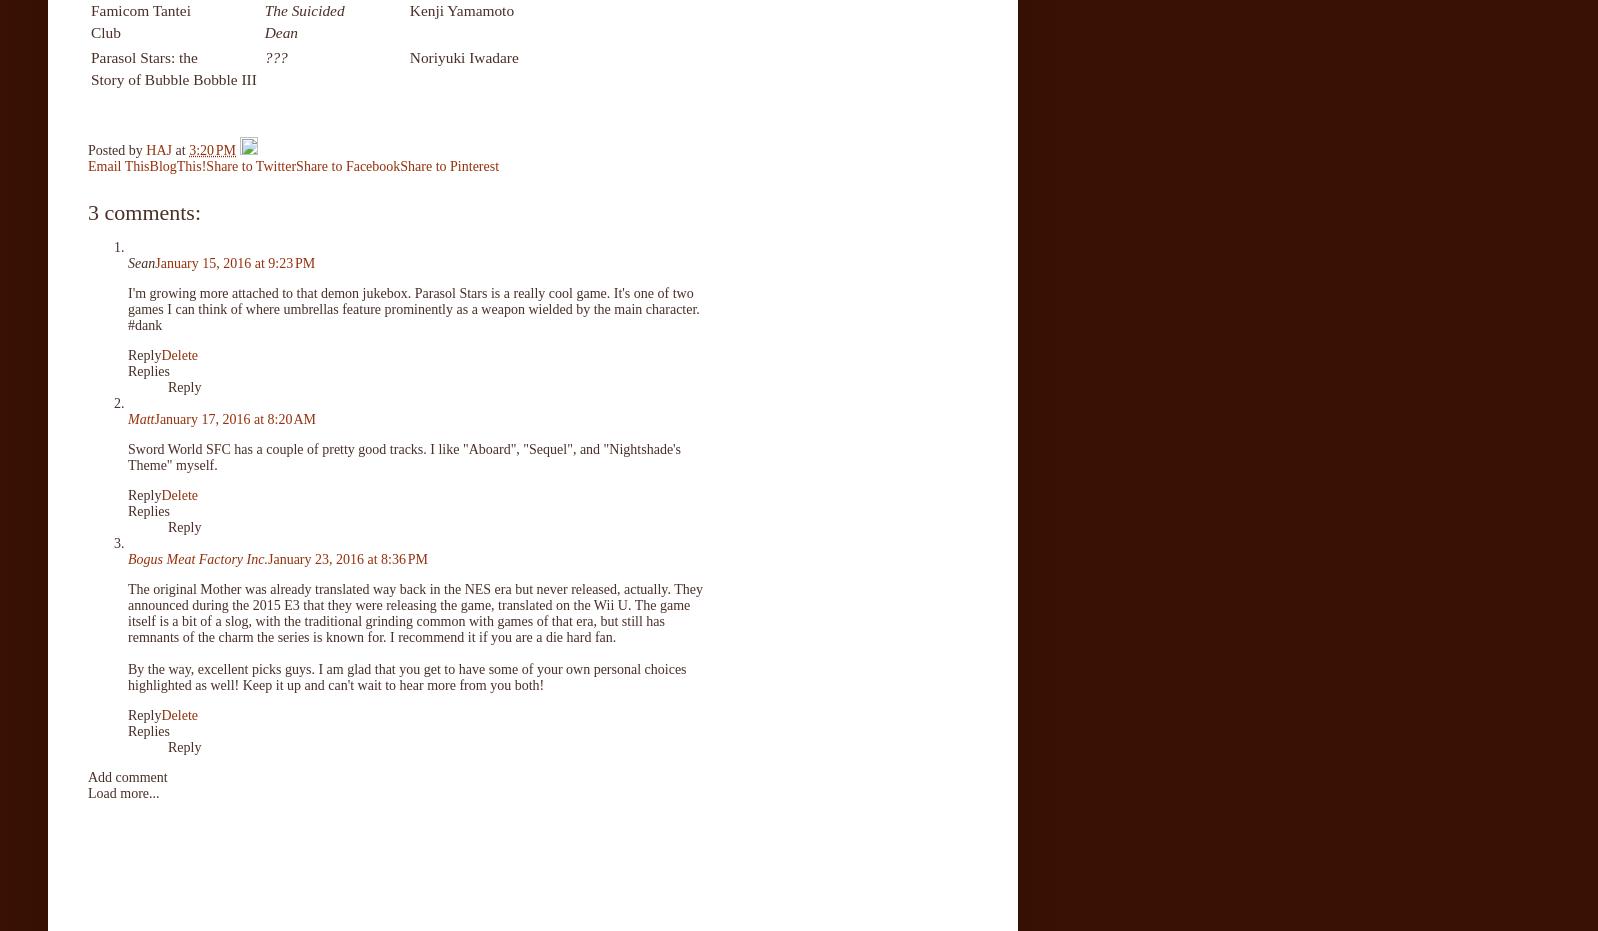 The height and width of the screenshot is (931, 1598). Describe the element at coordinates (294, 164) in the screenshot. I see `'Share to Facebook'` at that location.